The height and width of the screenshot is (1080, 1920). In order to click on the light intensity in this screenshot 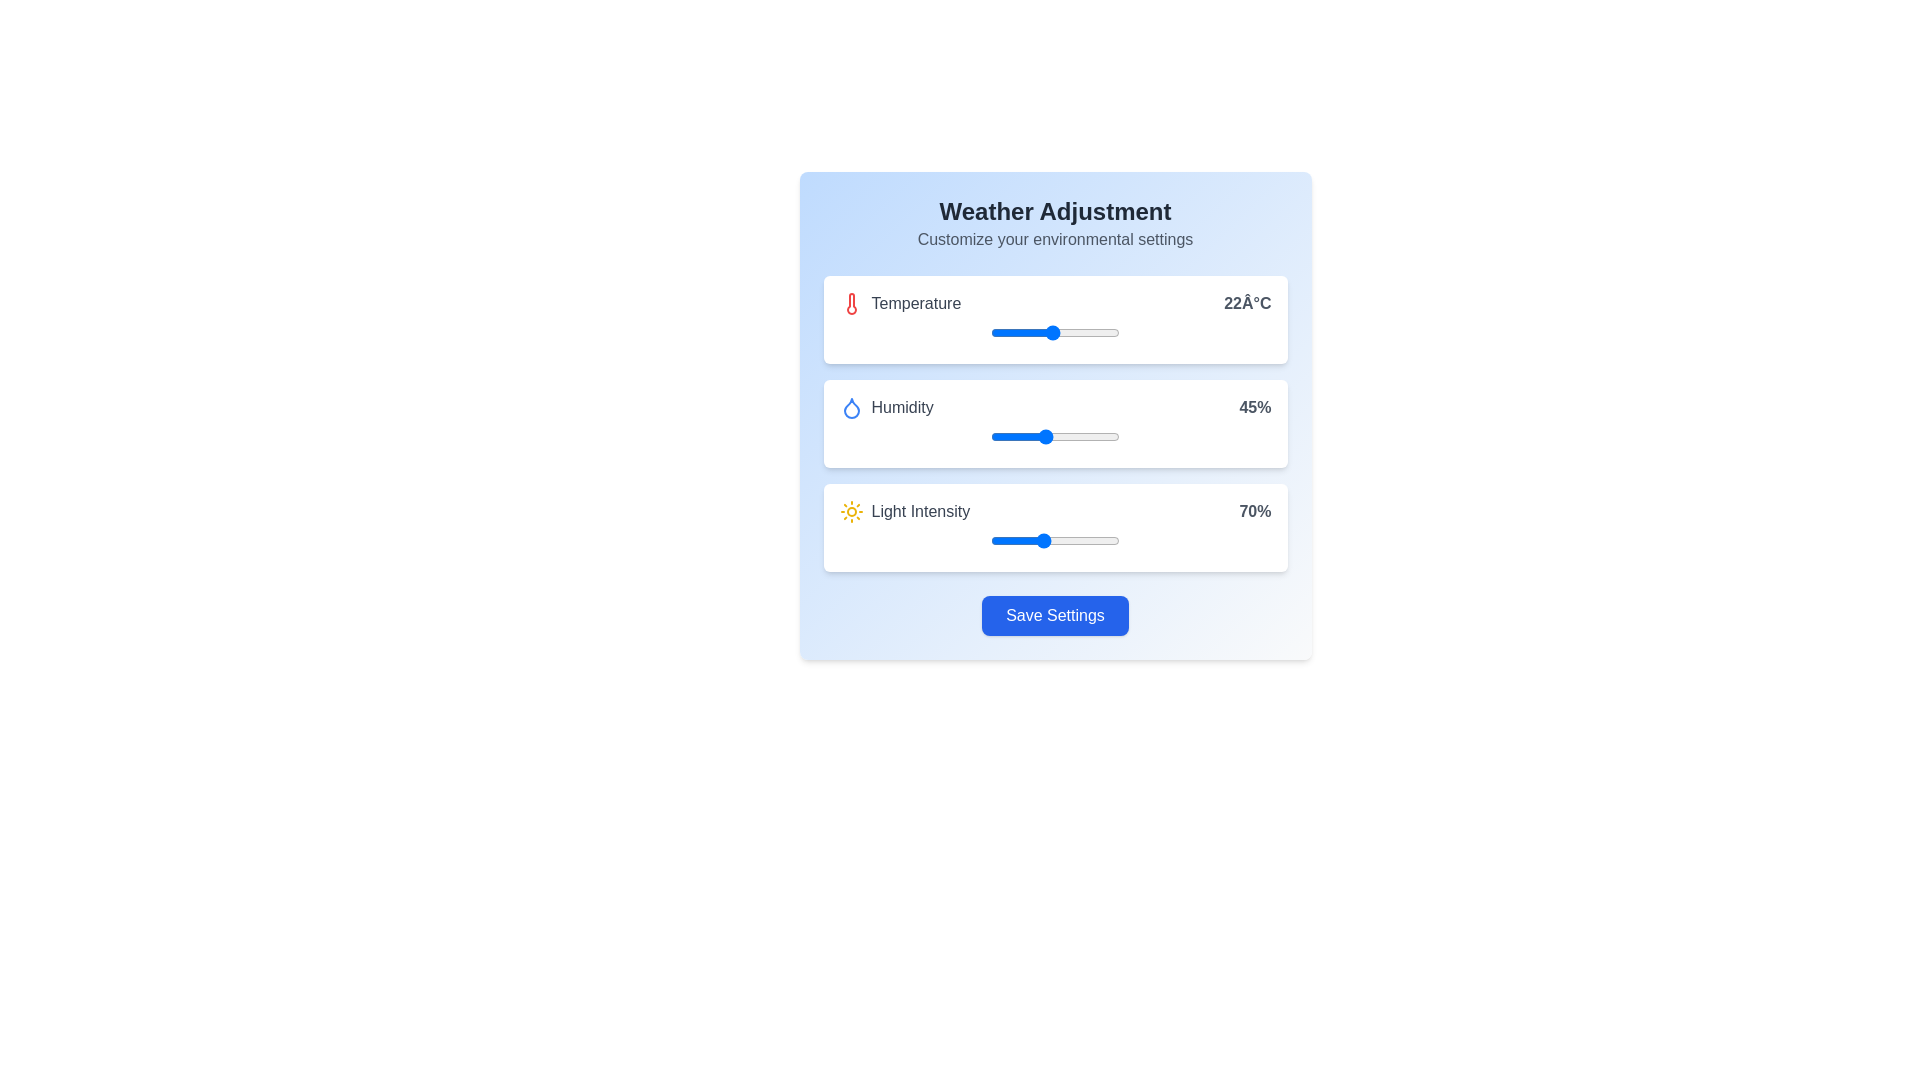, I will do `click(1006, 540)`.